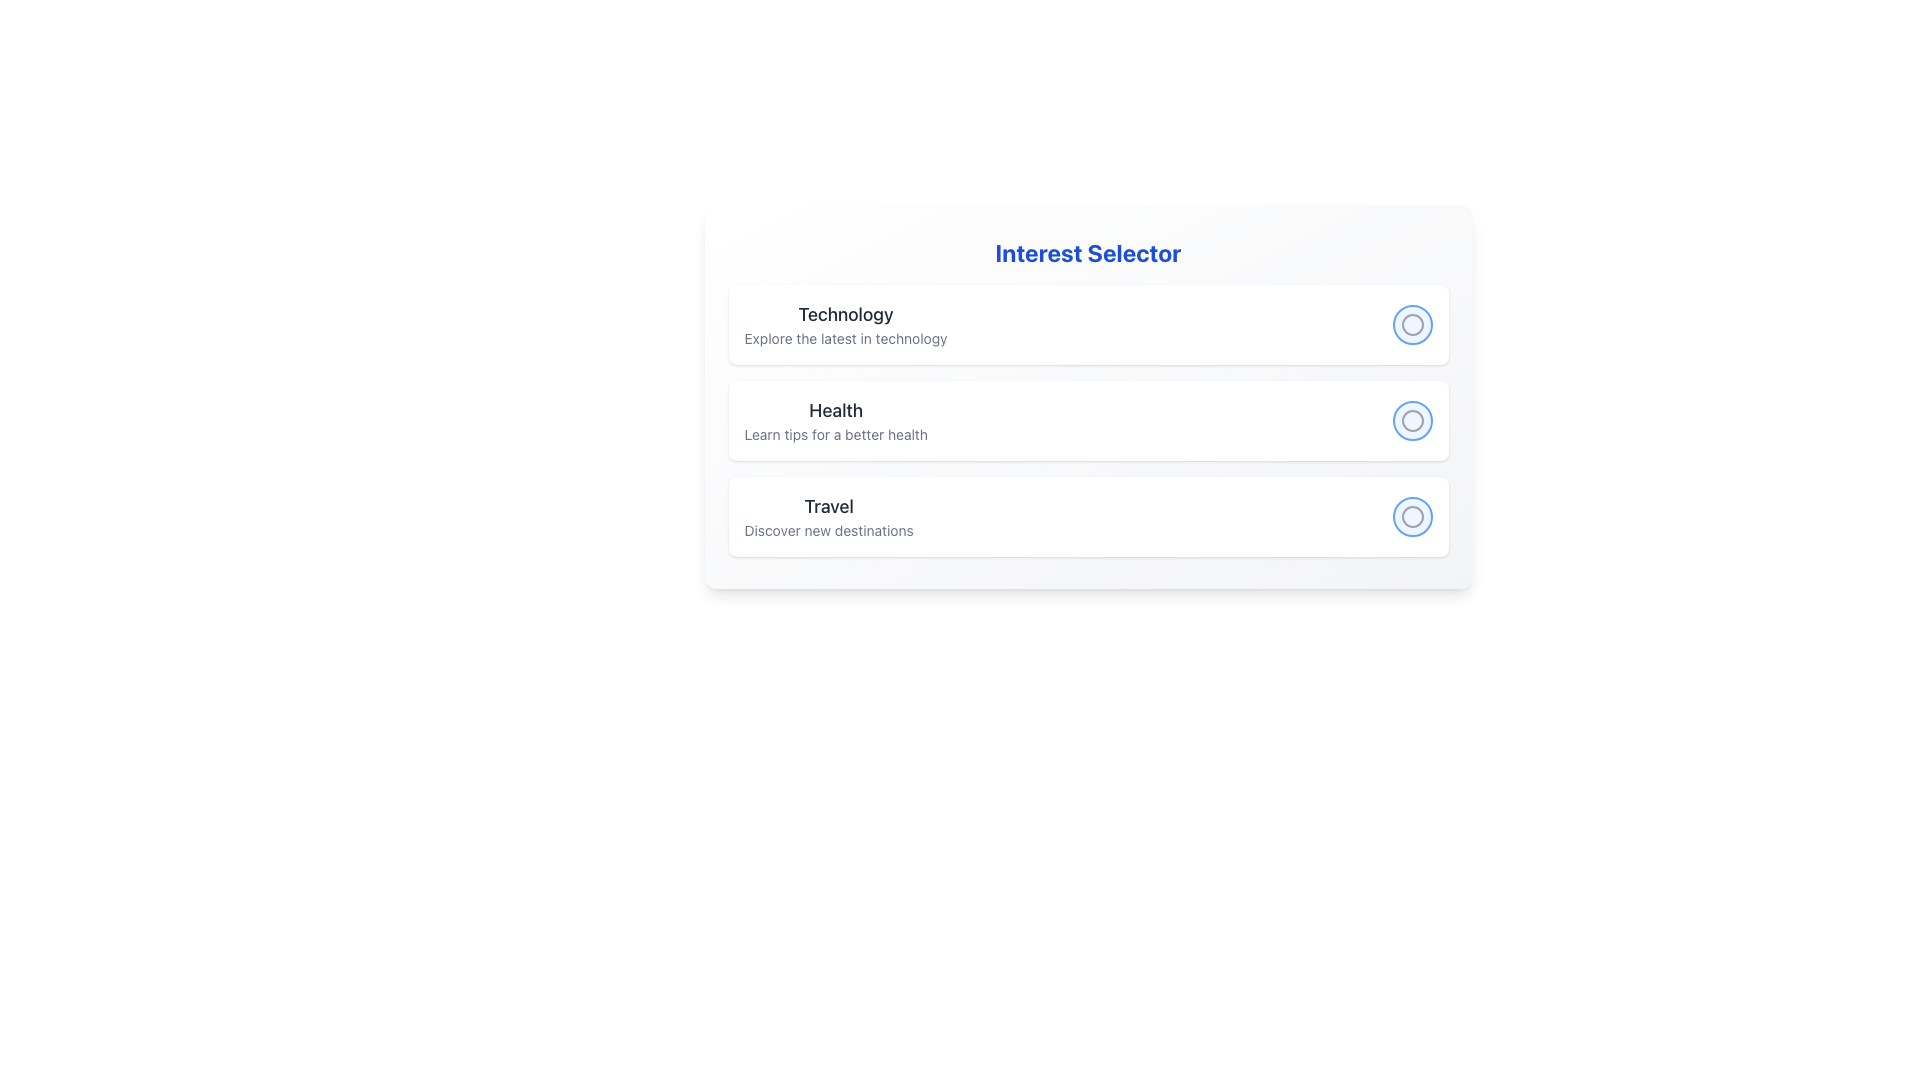 This screenshot has width=1920, height=1080. I want to click on the second interactive list item in the vertical list that contains the description 'Learn tips for a better health', so click(1087, 419).